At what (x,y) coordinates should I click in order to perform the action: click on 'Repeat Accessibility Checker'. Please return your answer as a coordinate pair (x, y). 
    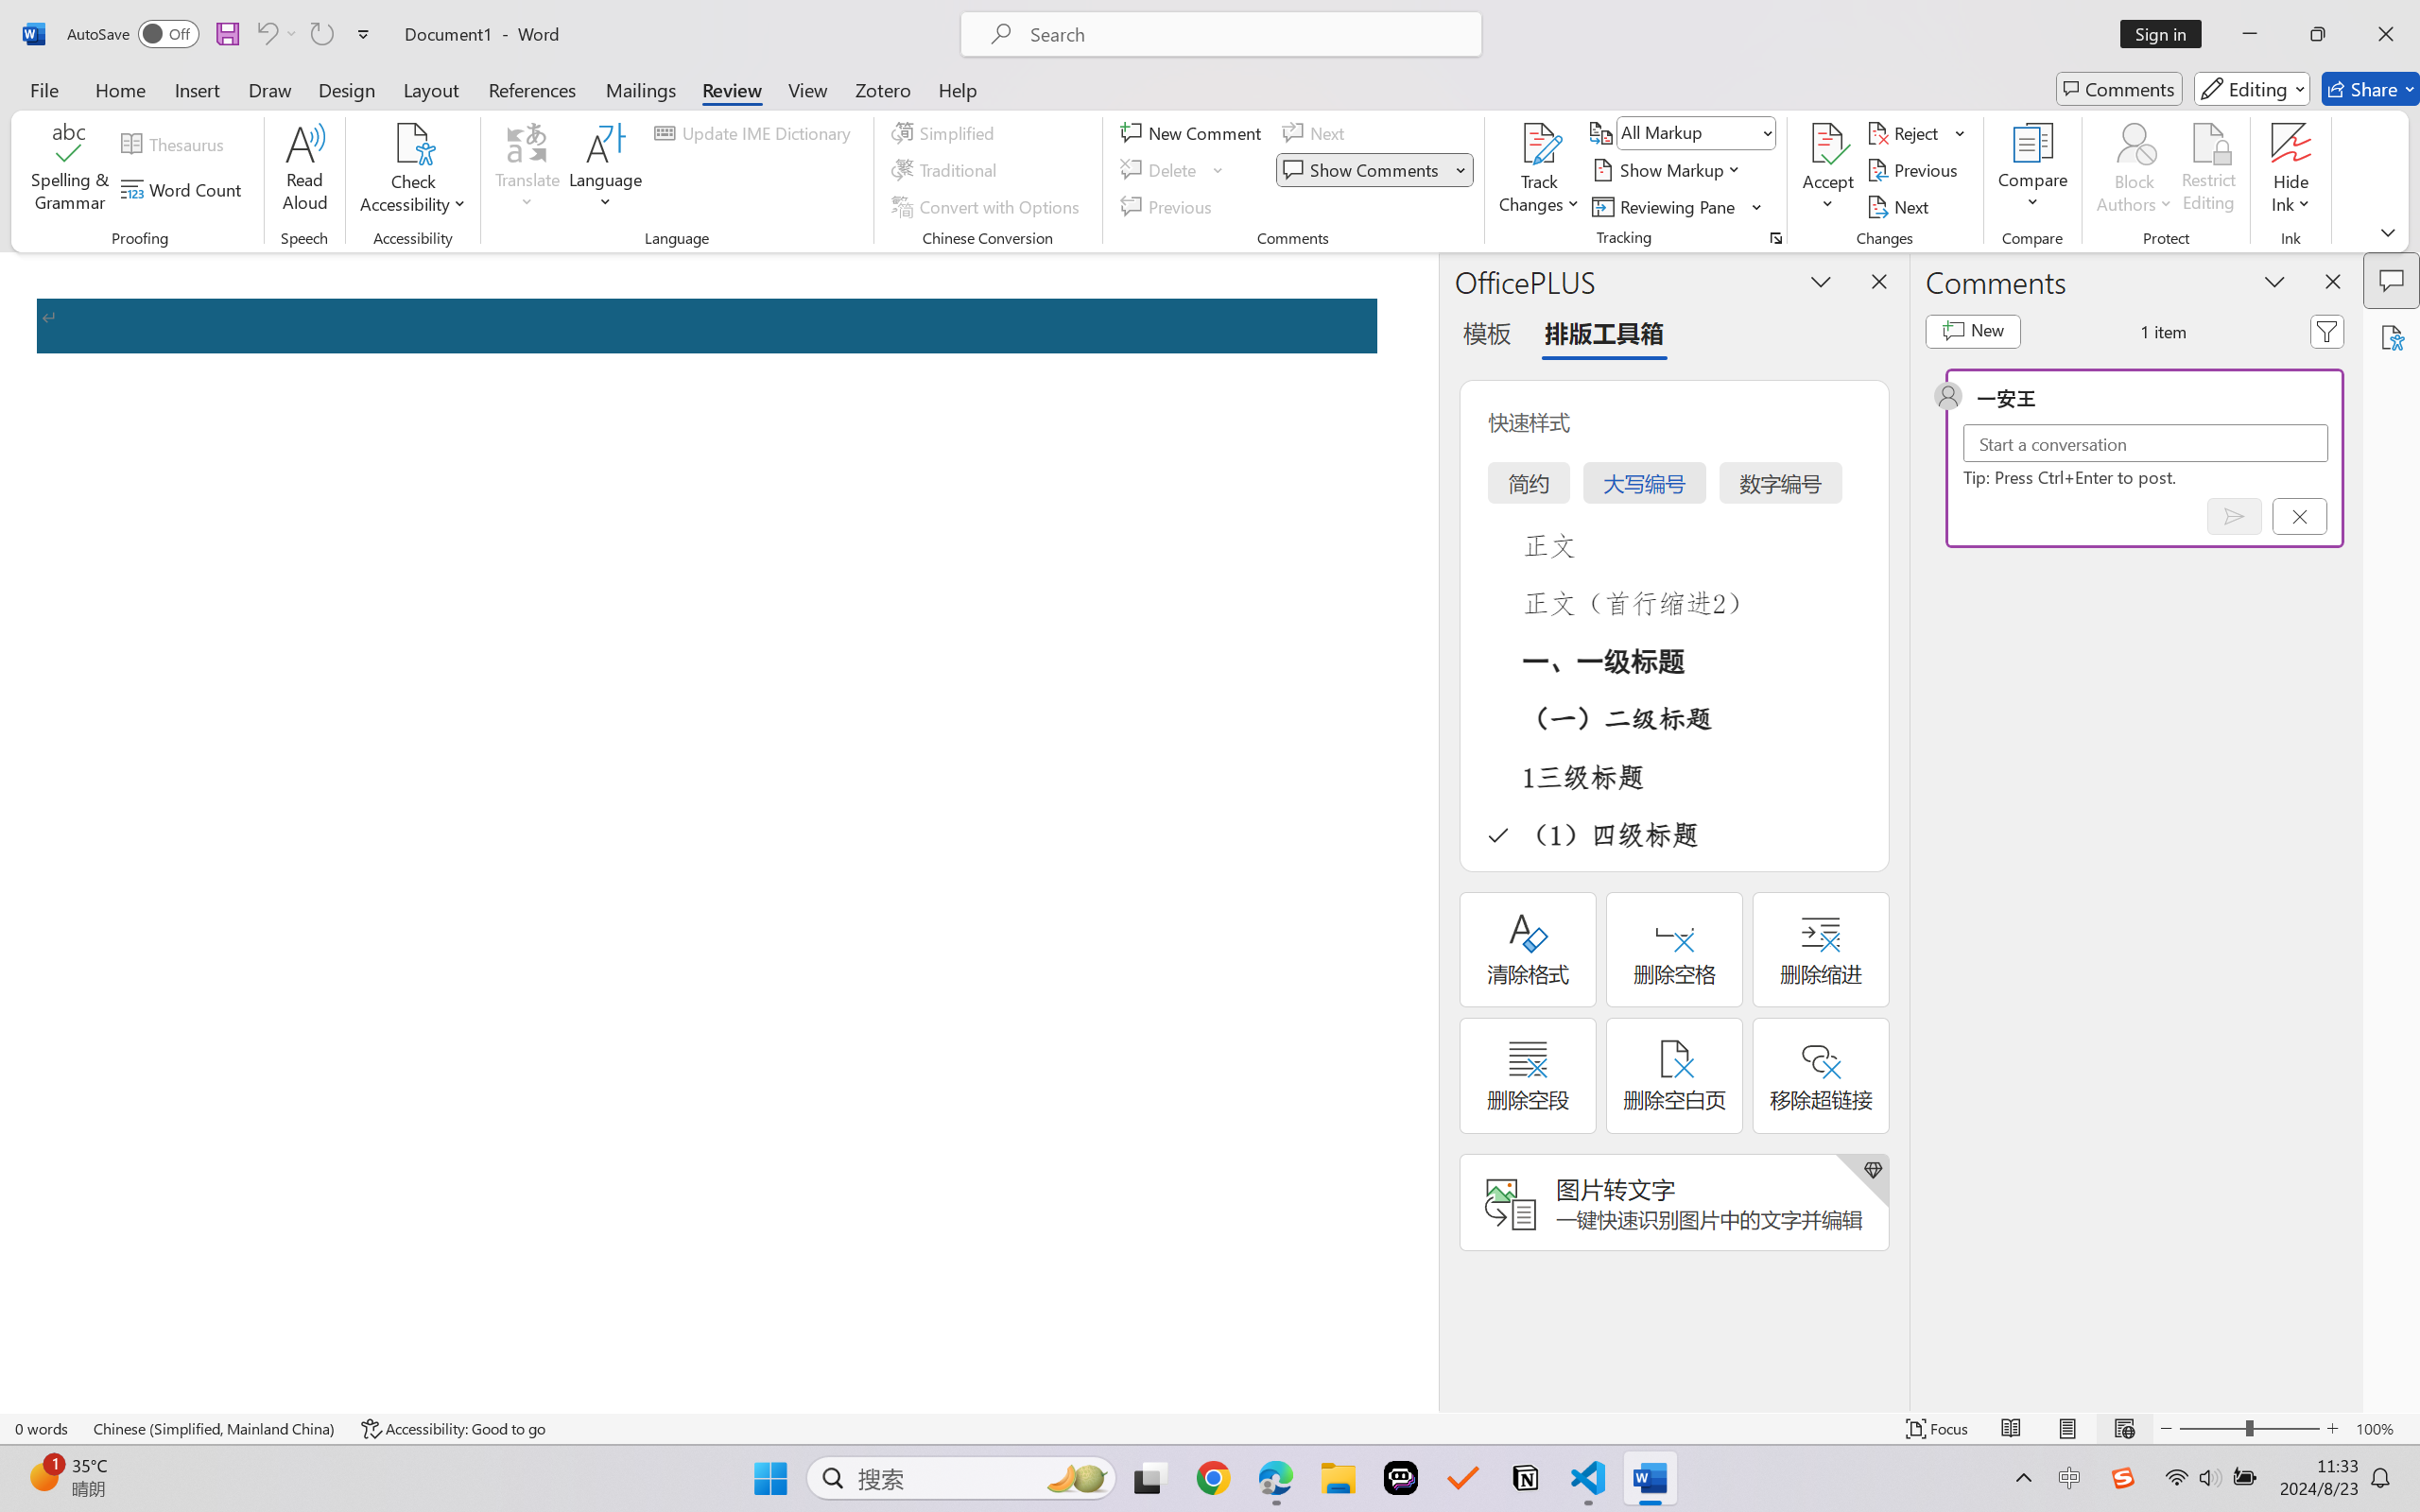
    Looking at the image, I should click on (320, 33).